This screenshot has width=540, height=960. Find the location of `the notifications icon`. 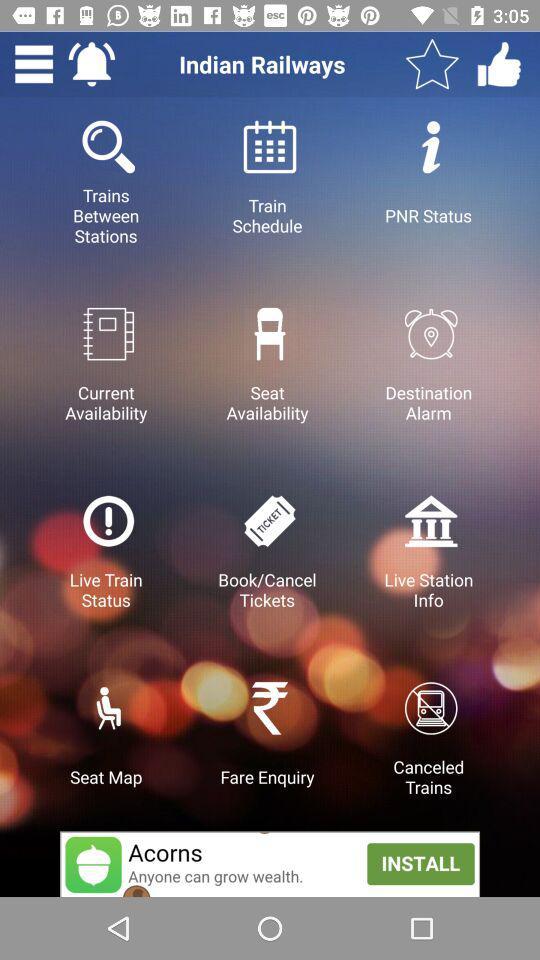

the notifications icon is located at coordinates (90, 64).